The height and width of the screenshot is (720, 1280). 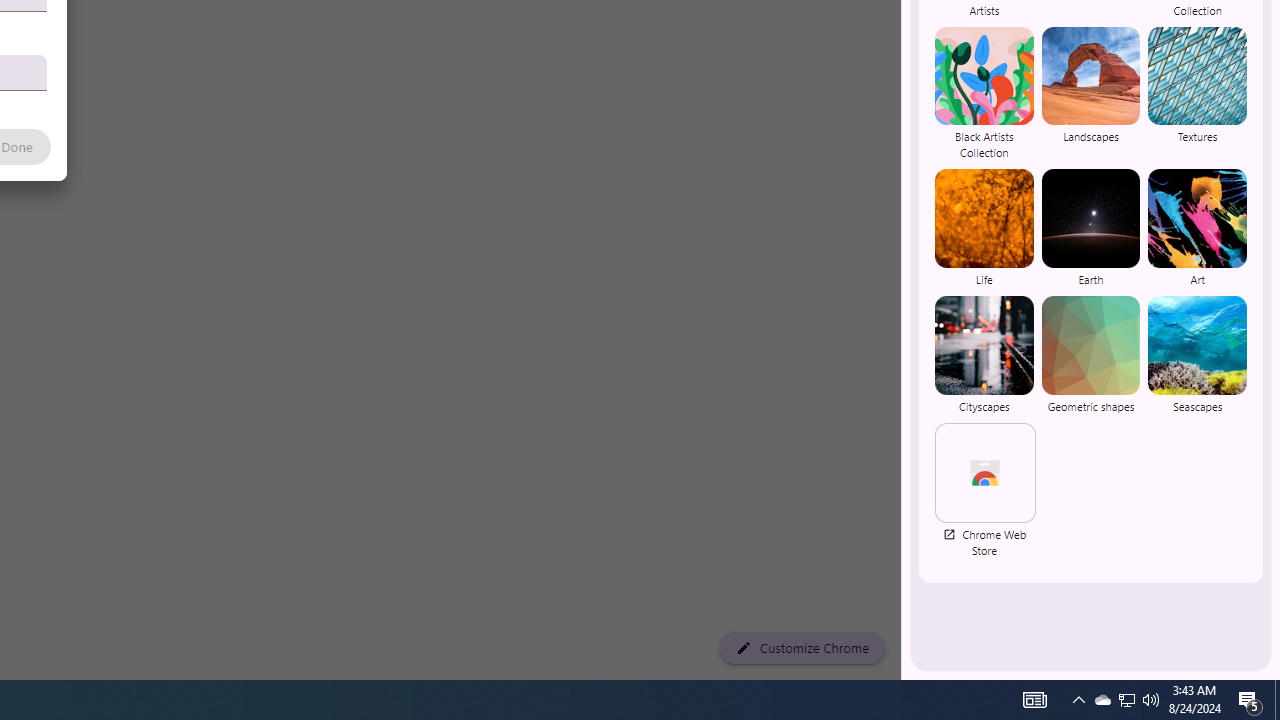 What do you see at coordinates (1089, 93) in the screenshot?
I see `'Landscapes'` at bounding box center [1089, 93].